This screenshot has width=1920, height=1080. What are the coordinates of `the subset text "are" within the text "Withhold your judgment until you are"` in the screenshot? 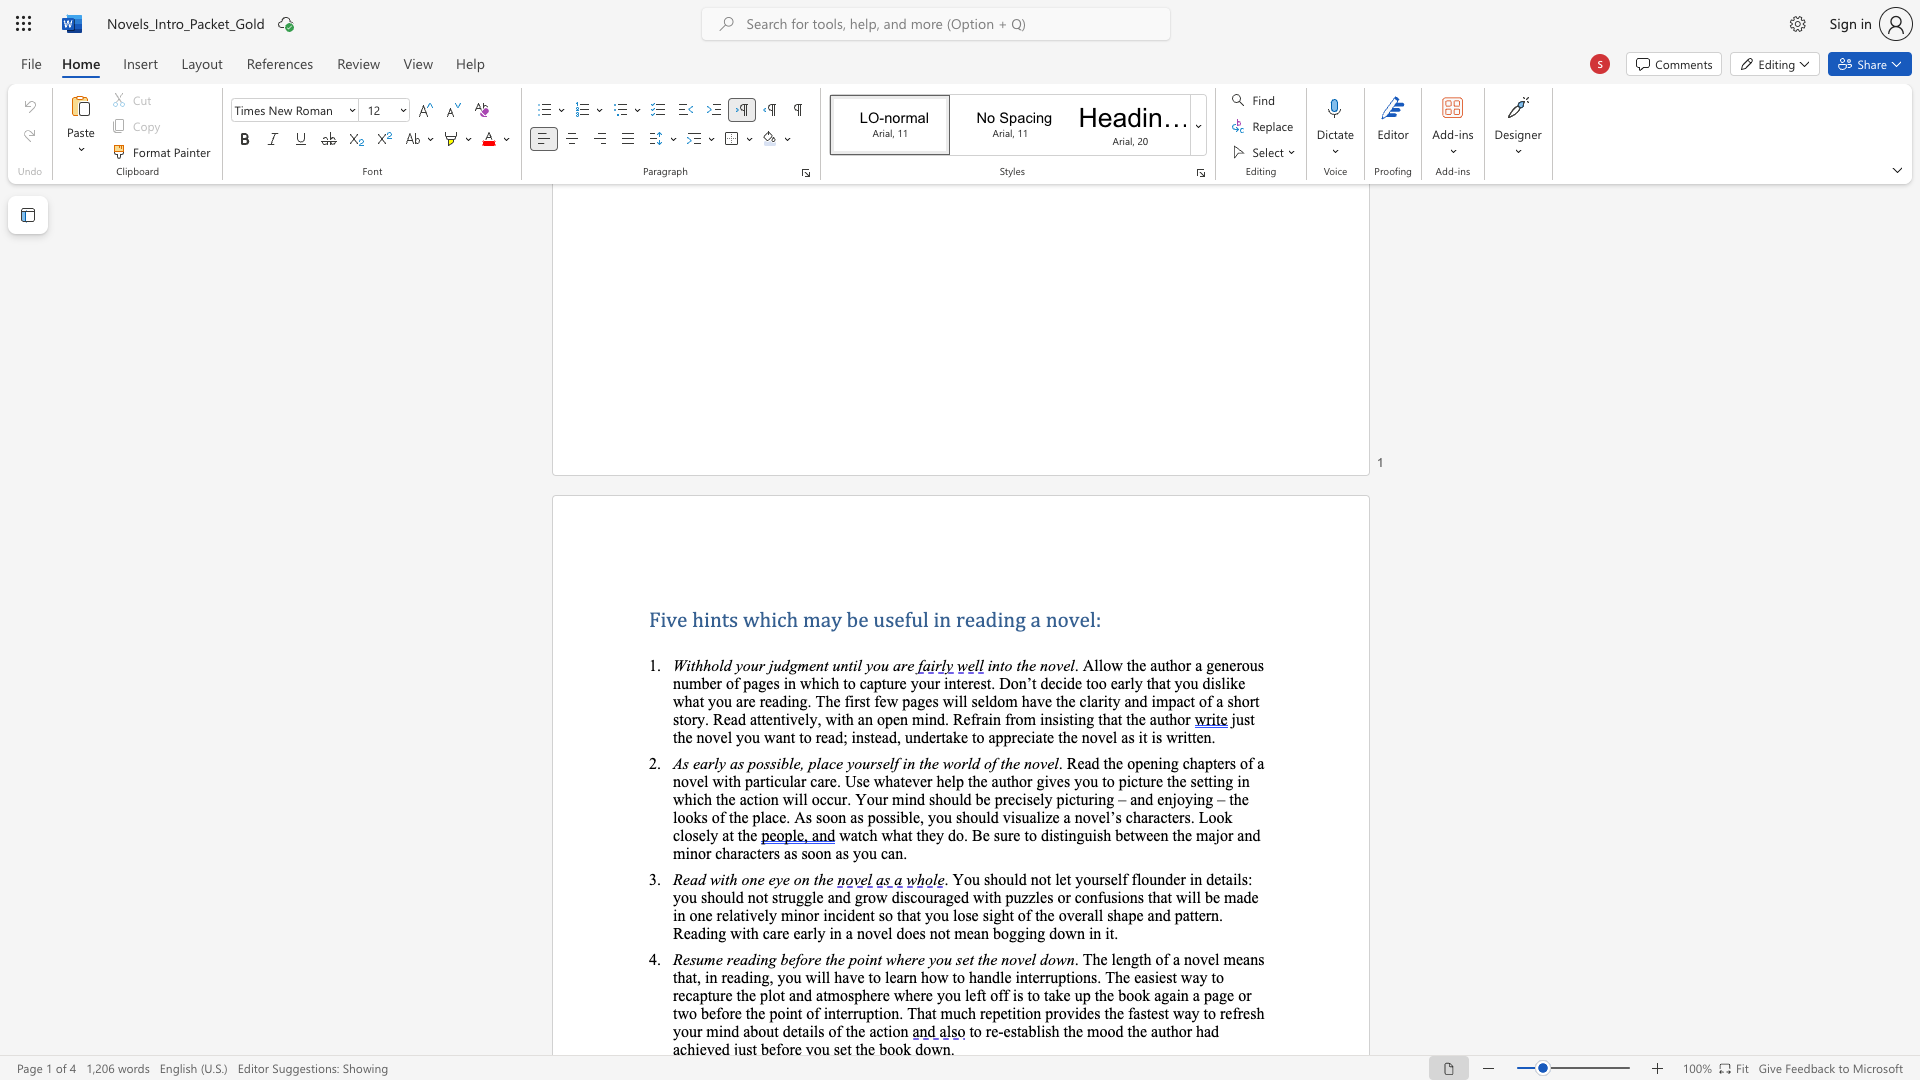 It's located at (891, 665).